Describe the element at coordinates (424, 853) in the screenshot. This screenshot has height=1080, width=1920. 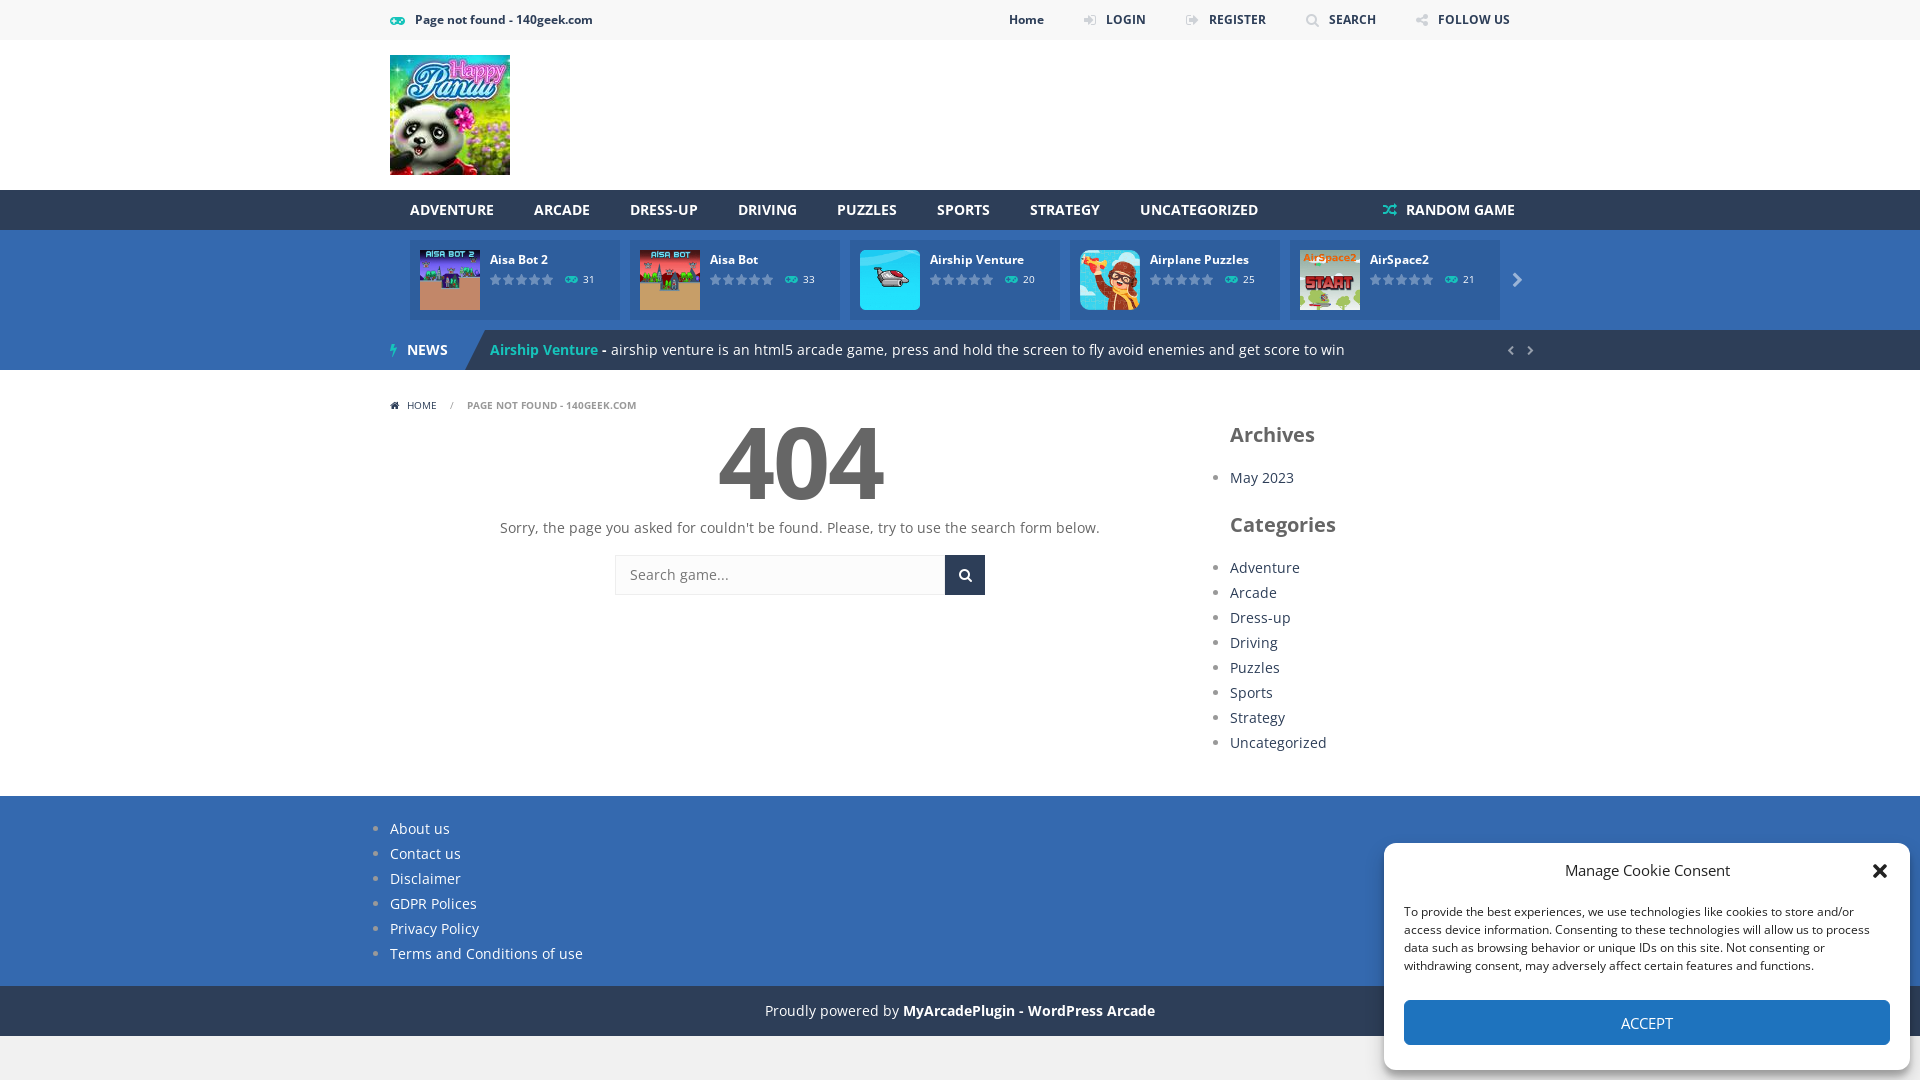
I see `'Contact us'` at that location.